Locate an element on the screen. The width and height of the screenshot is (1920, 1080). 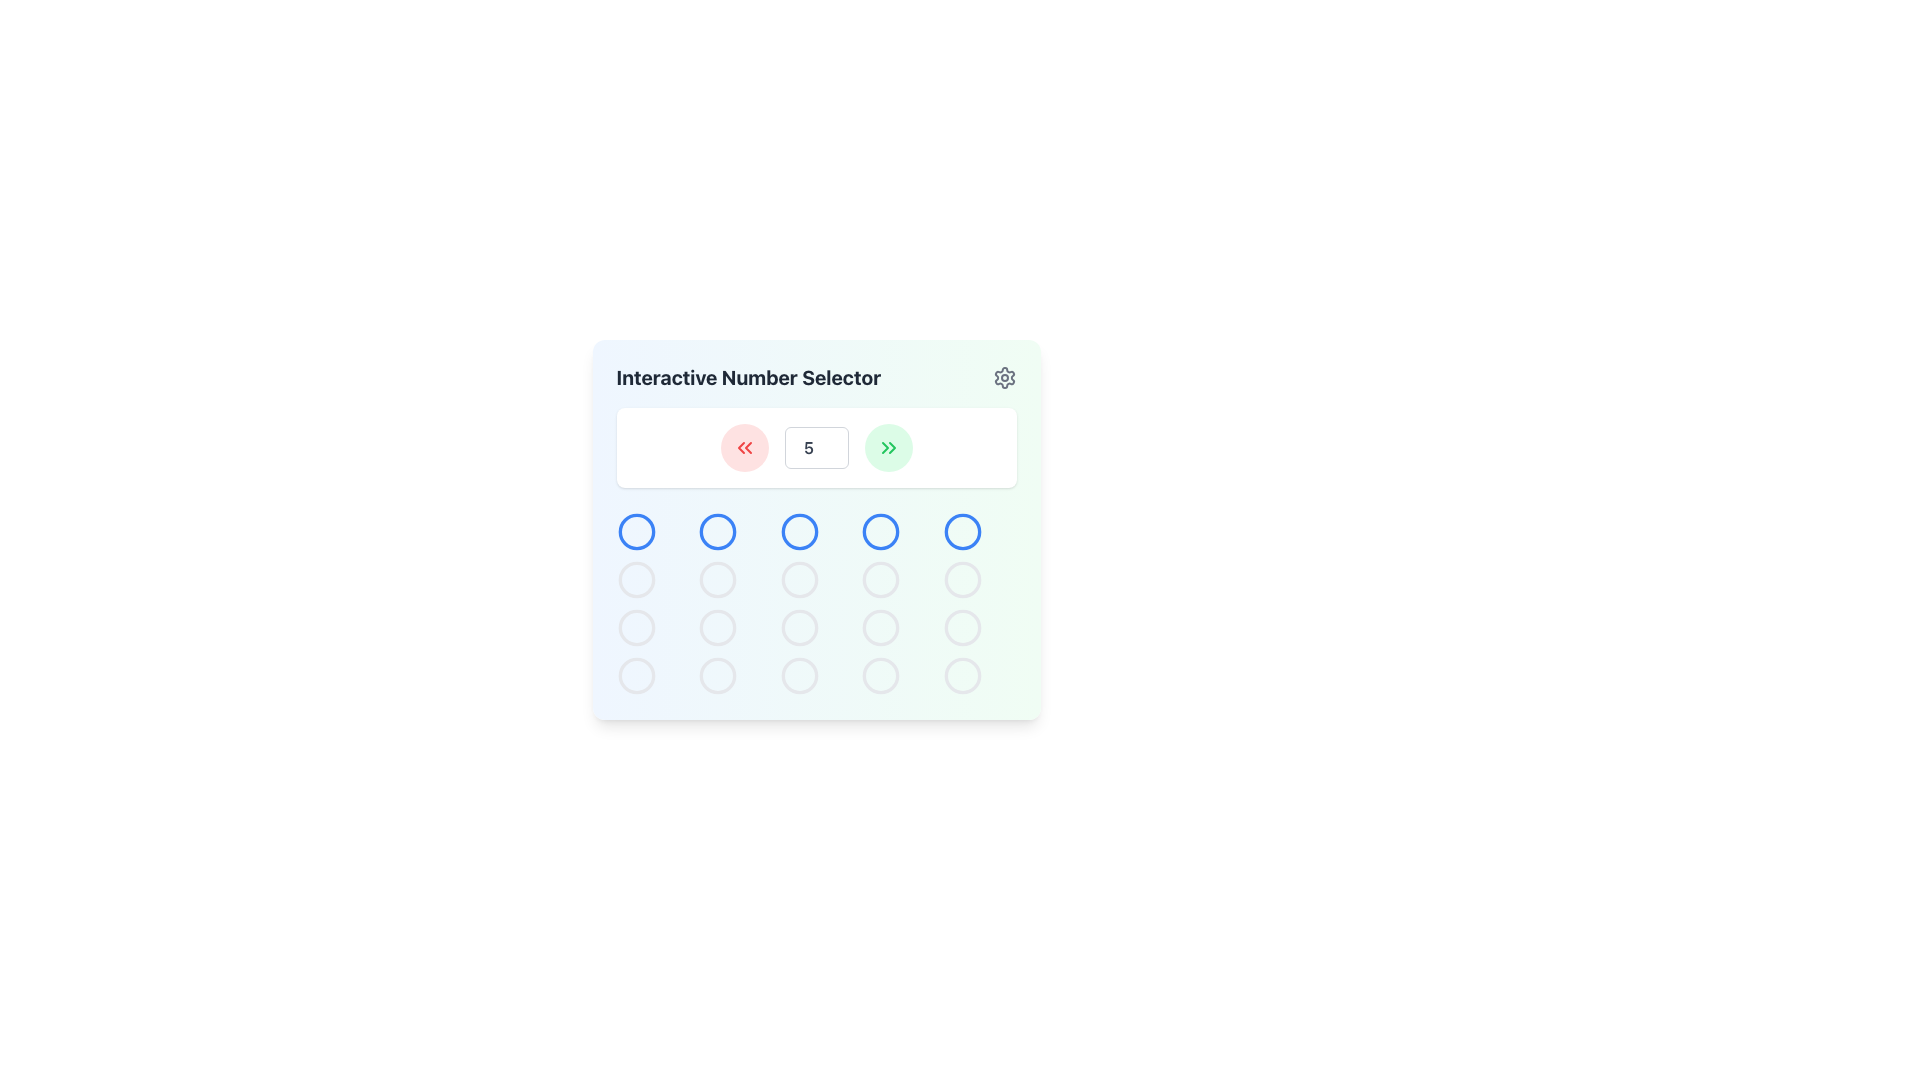
the inactive icon located in the last row and first column of the grid of circular icons is located at coordinates (635, 675).